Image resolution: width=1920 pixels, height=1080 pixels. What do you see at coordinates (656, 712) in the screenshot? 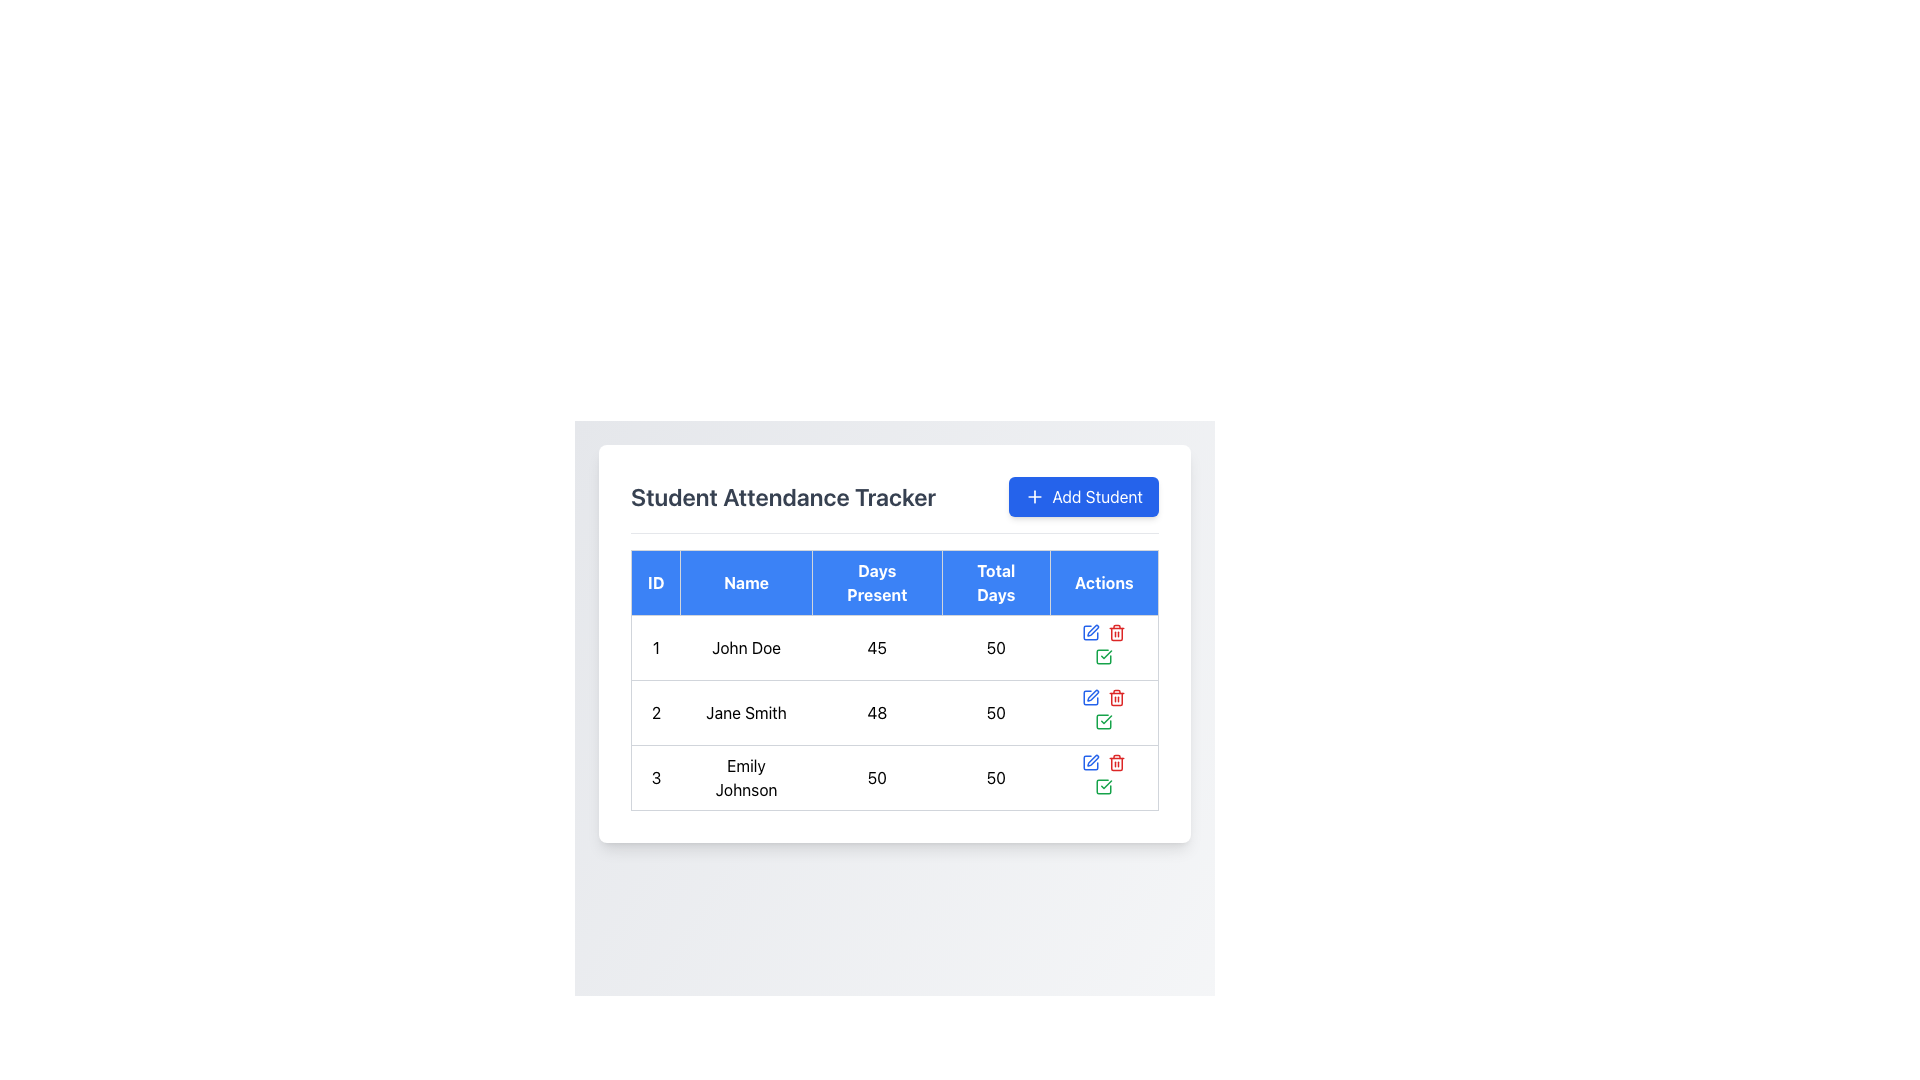
I see `the ID text element corresponding to the second entry for student 'Jane Smith' in the 'Student Attendance Tracker' table` at bounding box center [656, 712].